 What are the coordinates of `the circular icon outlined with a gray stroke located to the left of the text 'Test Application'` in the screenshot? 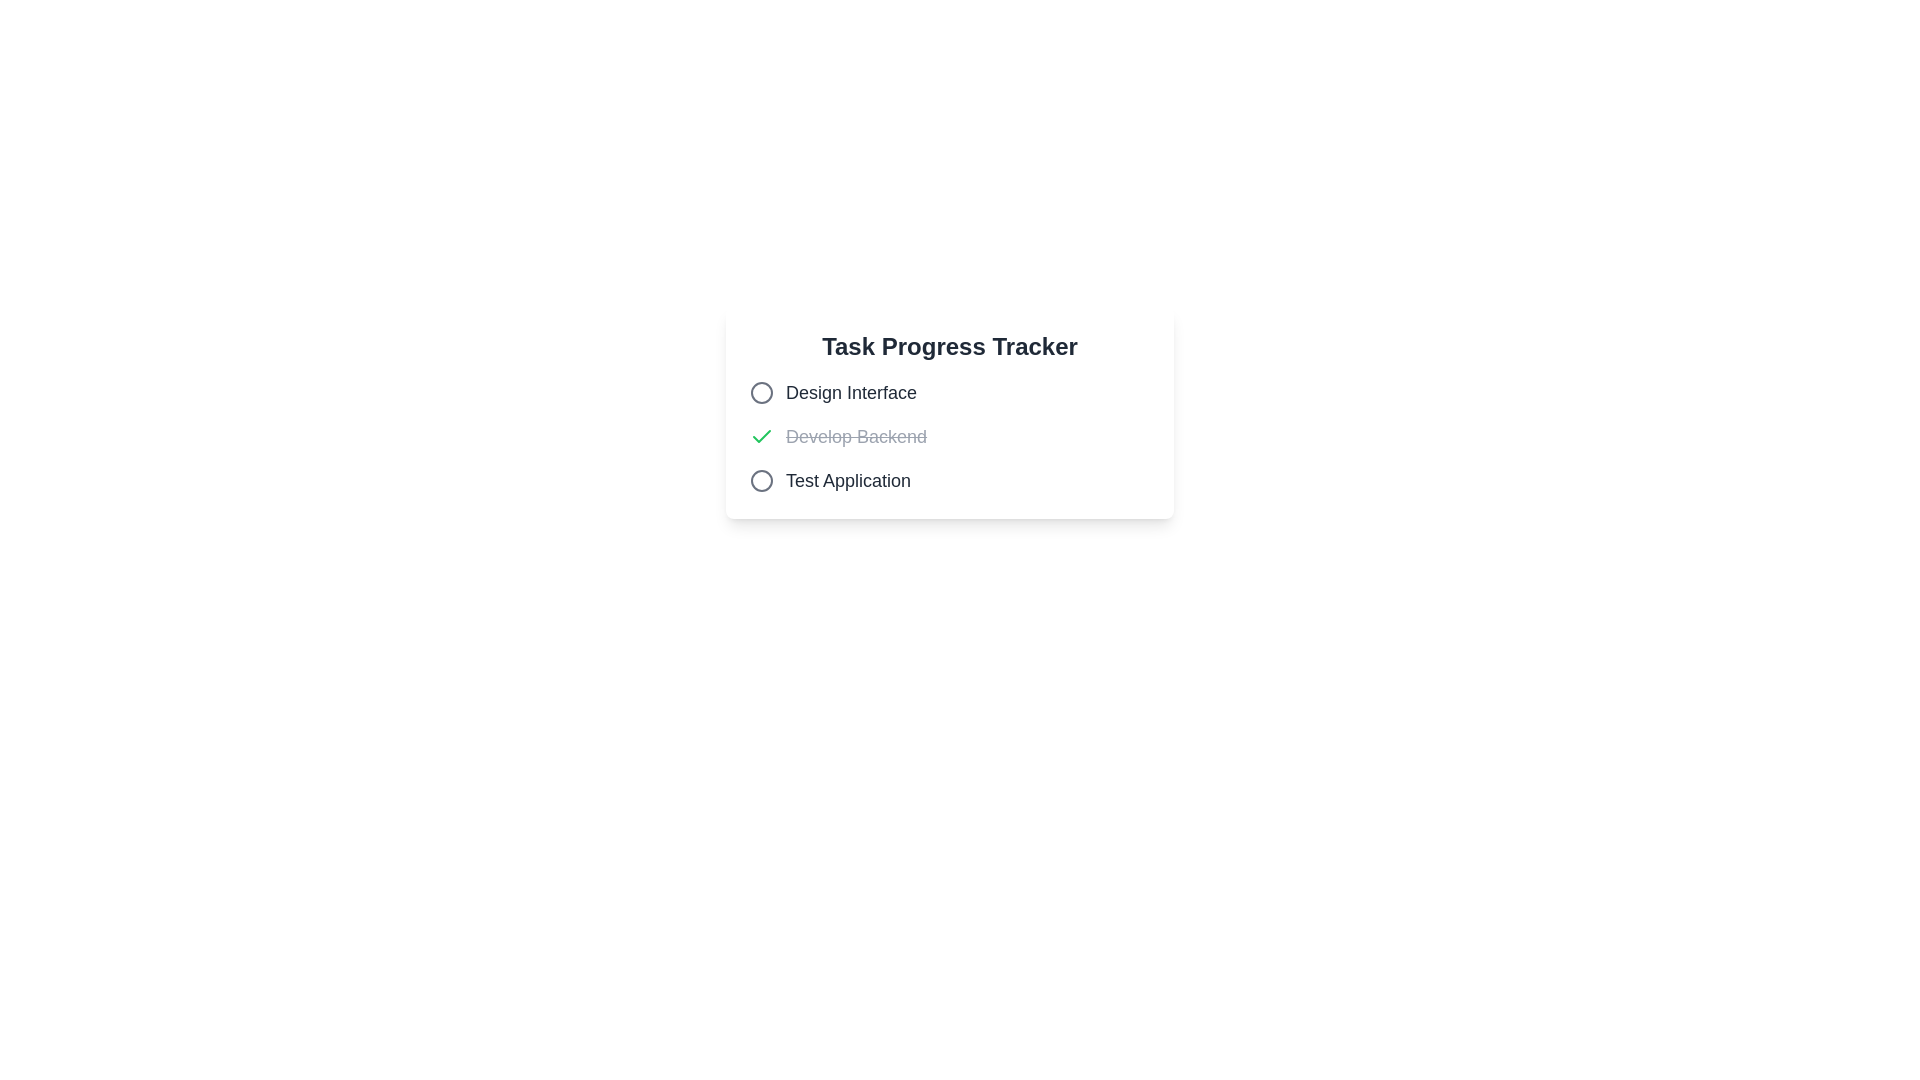 It's located at (761, 481).